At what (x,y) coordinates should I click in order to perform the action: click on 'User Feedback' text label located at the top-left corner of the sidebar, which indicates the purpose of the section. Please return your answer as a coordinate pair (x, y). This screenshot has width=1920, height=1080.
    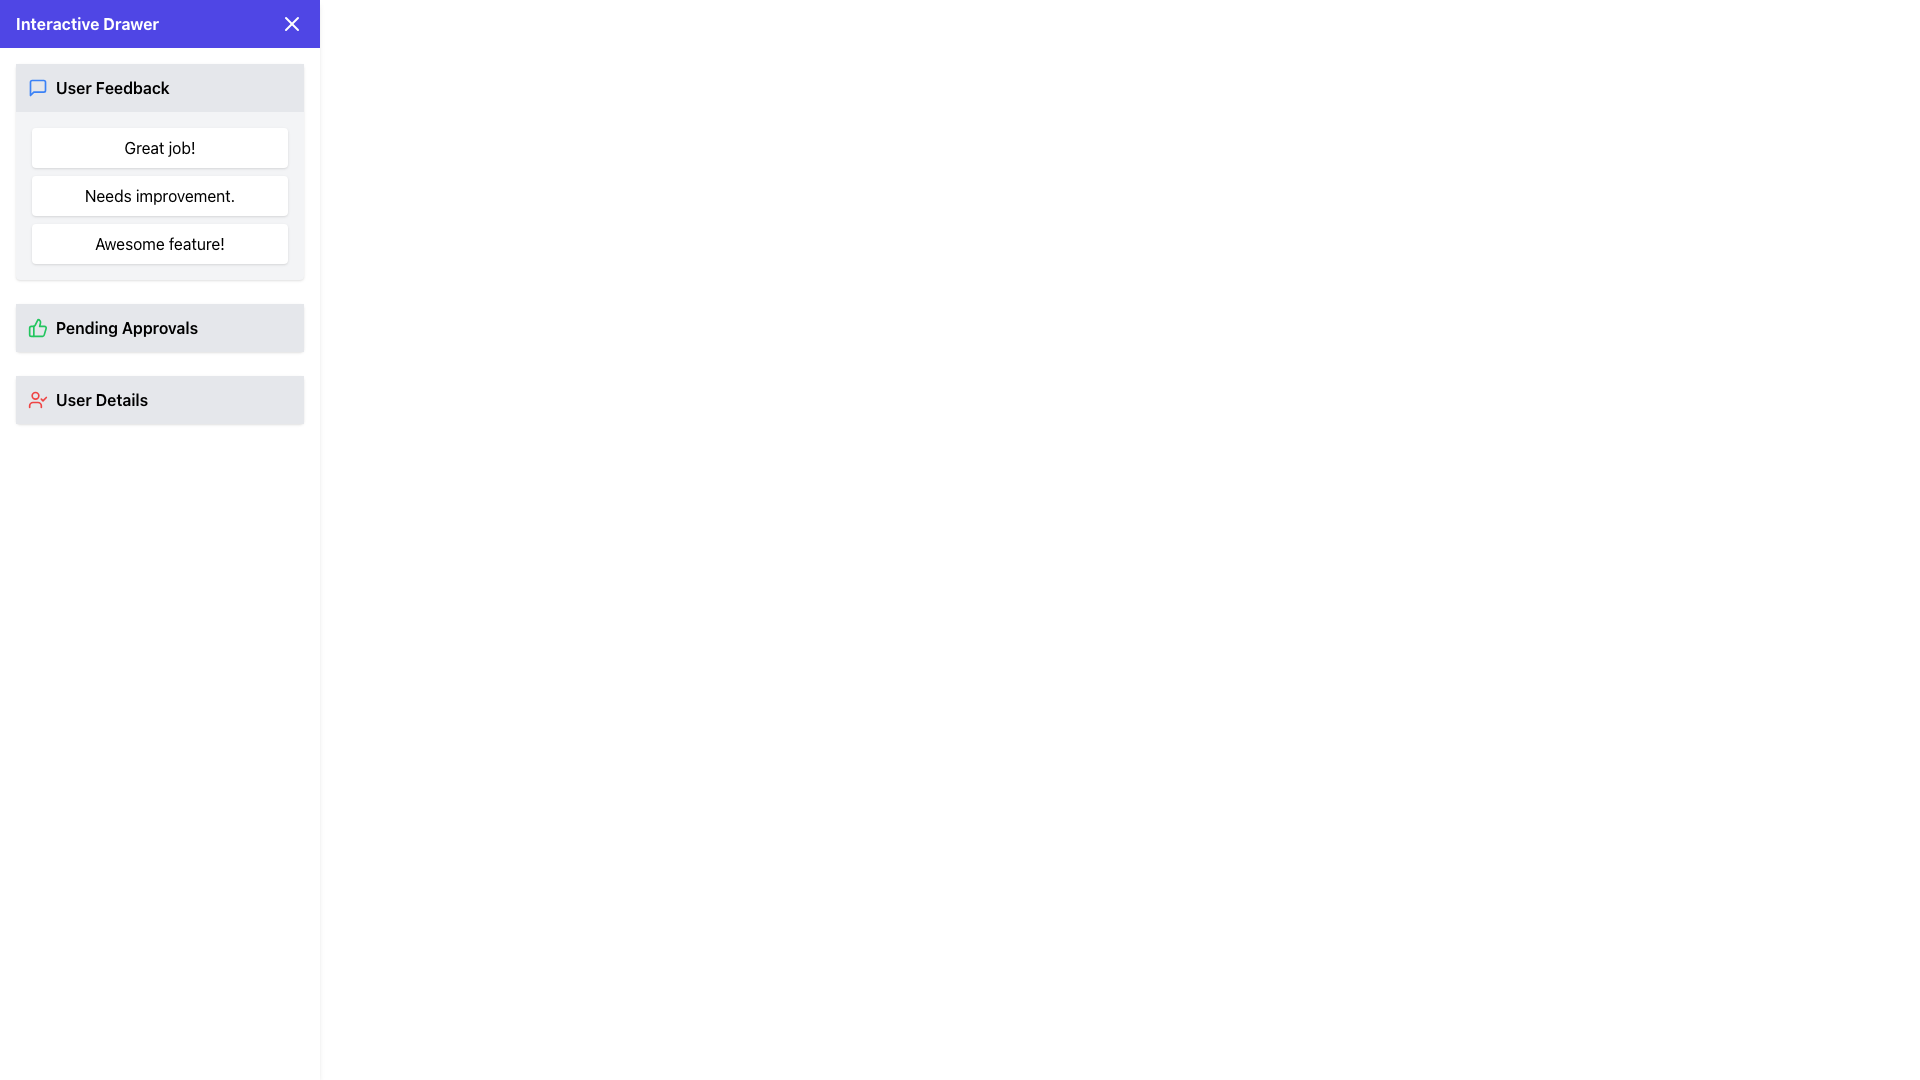
    Looking at the image, I should click on (111, 87).